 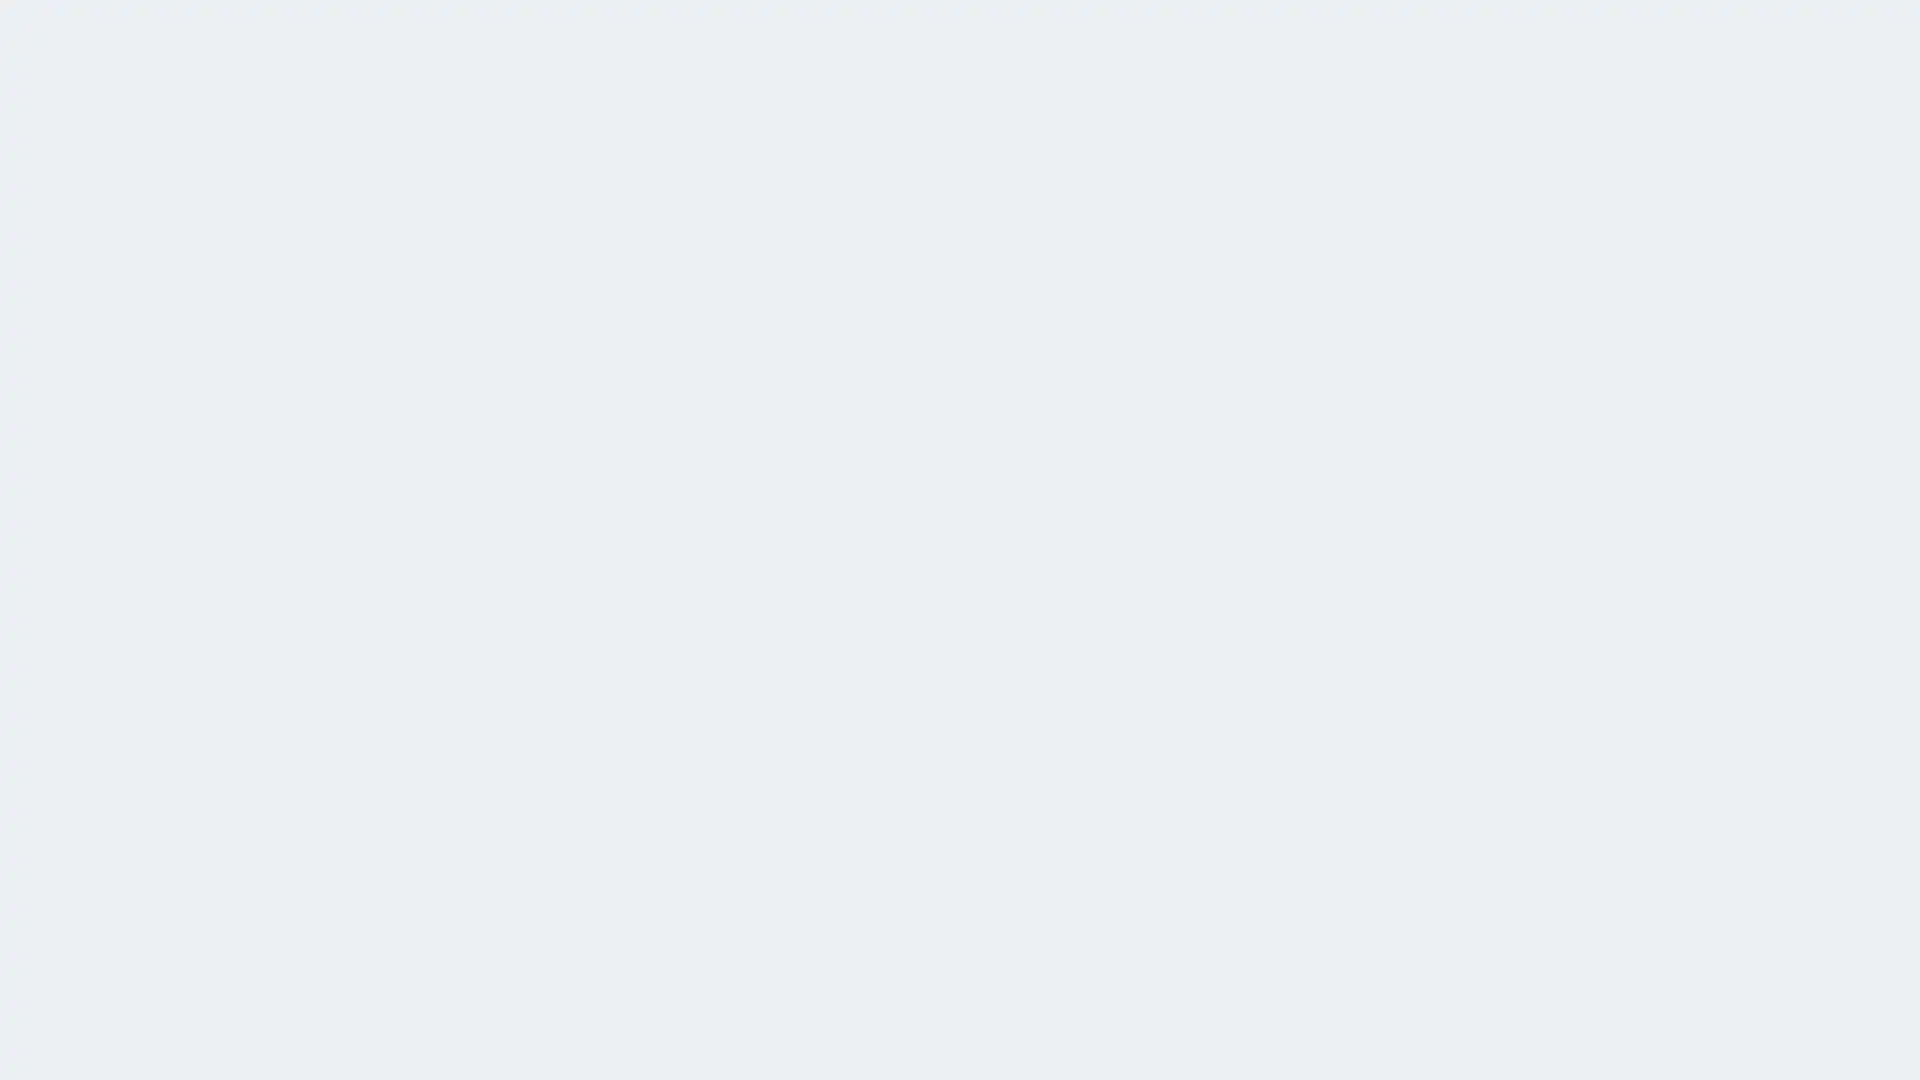 What do you see at coordinates (960, 556) in the screenshot?
I see `Sign up, it's free!` at bounding box center [960, 556].